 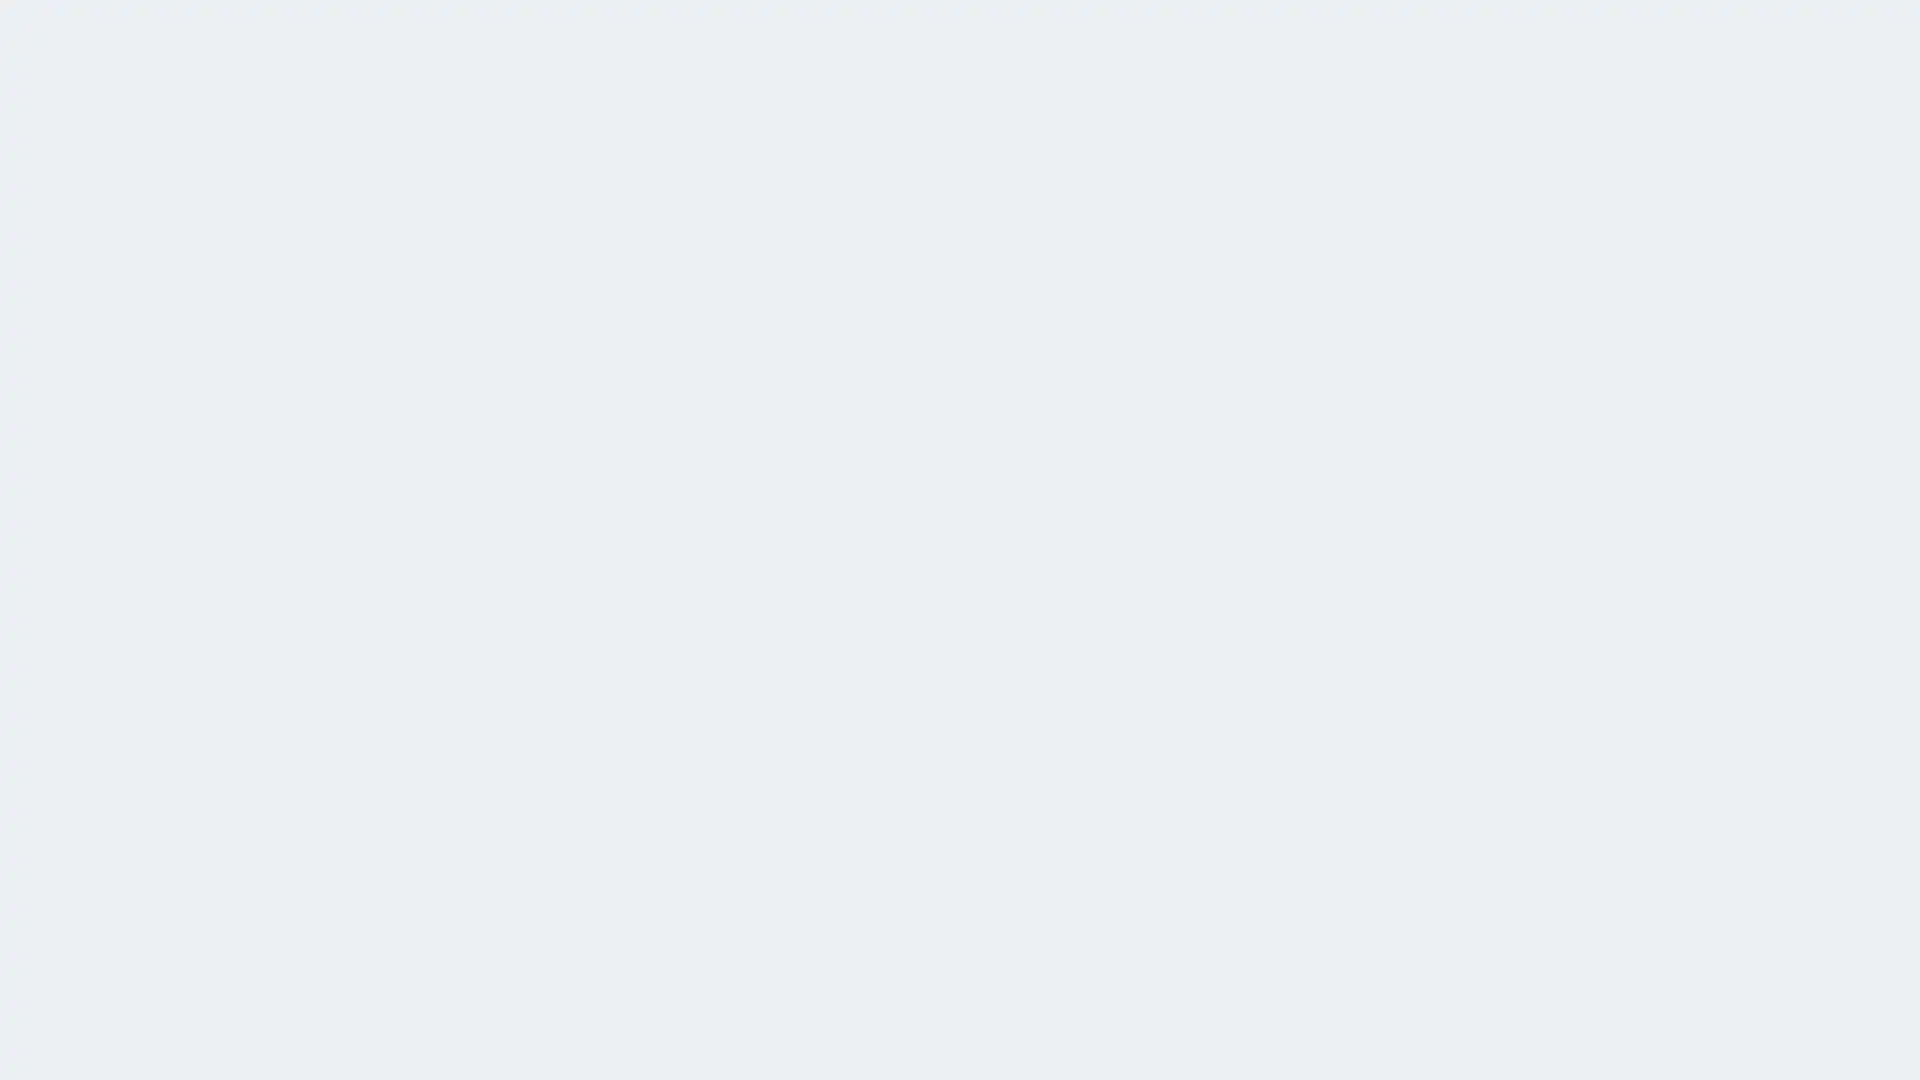 What do you see at coordinates (960, 556) in the screenshot?
I see `Sign up, it's free!` at bounding box center [960, 556].